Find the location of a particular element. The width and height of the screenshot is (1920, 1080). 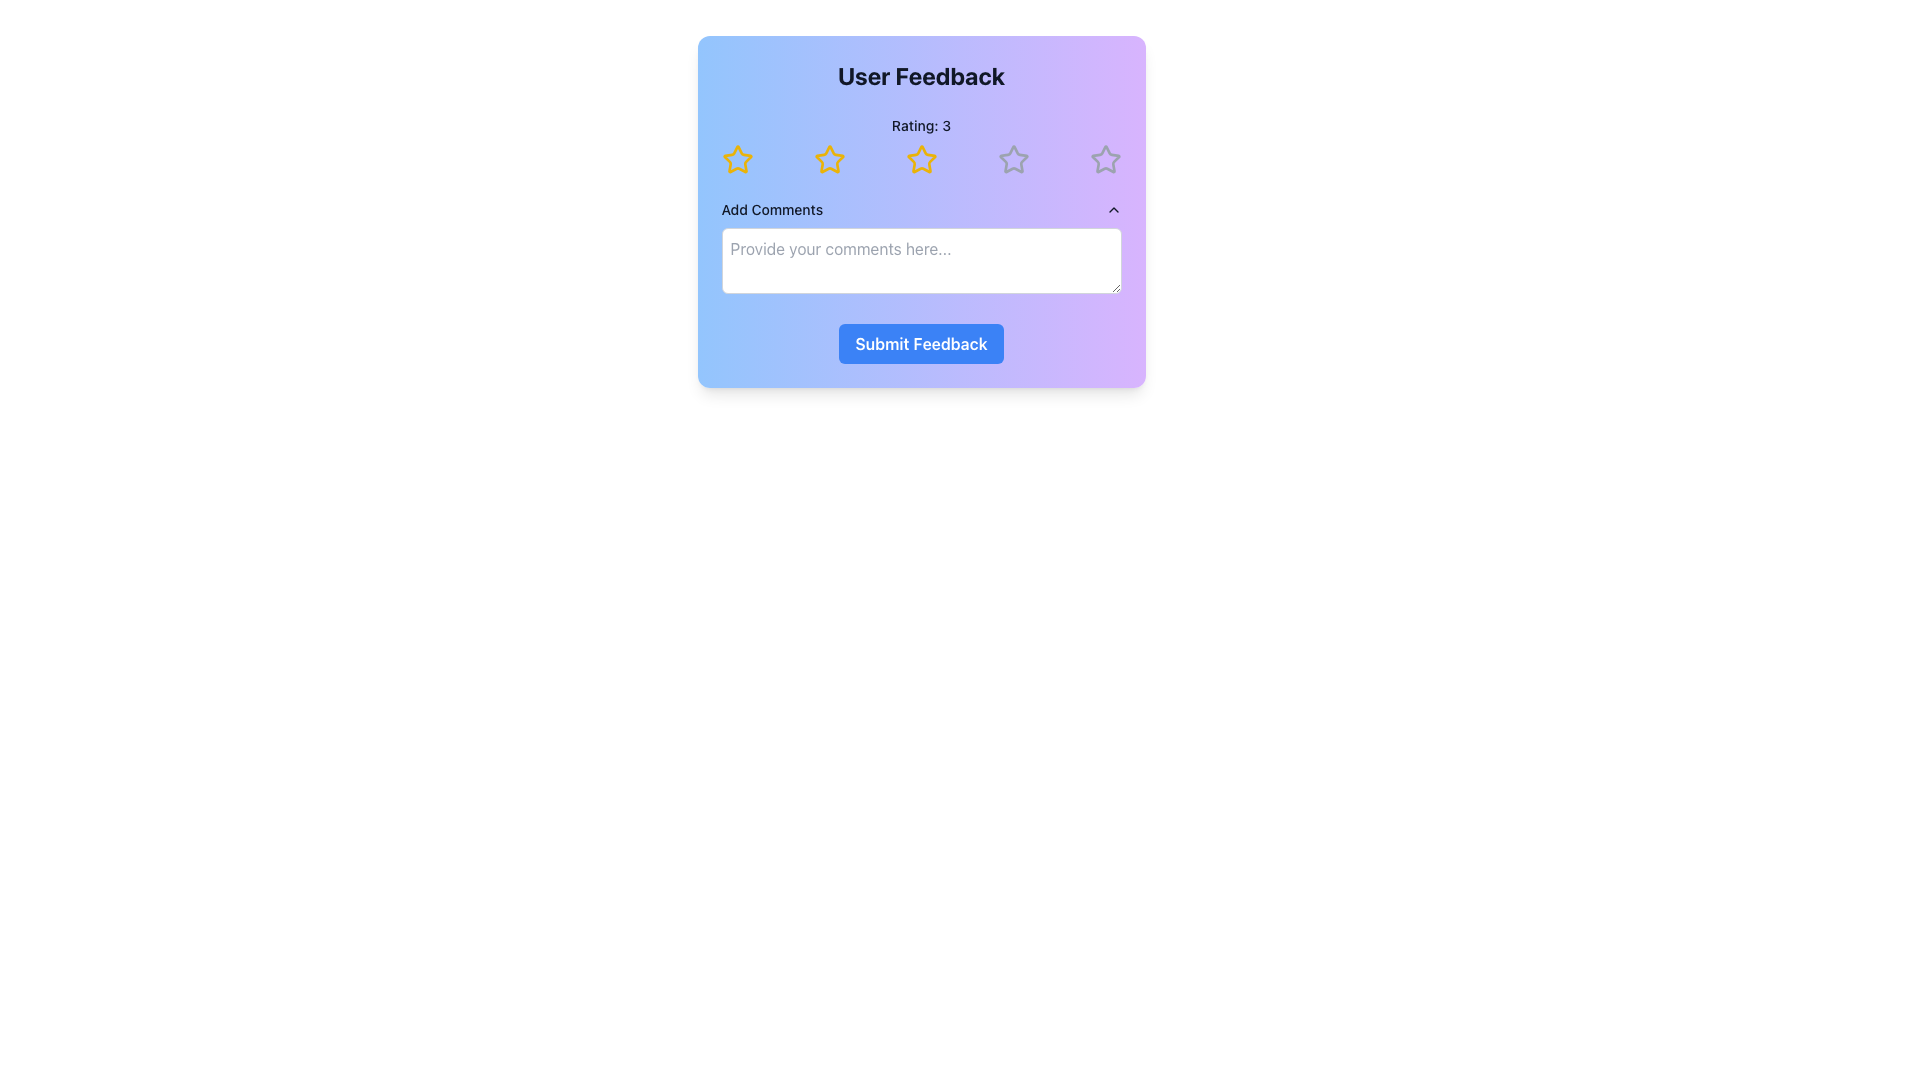

the 'Submit Feedback' button located at the bottom of the 'User Feedback' card, which is styled with a gradient background and positioned centrally is located at coordinates (920, 342).